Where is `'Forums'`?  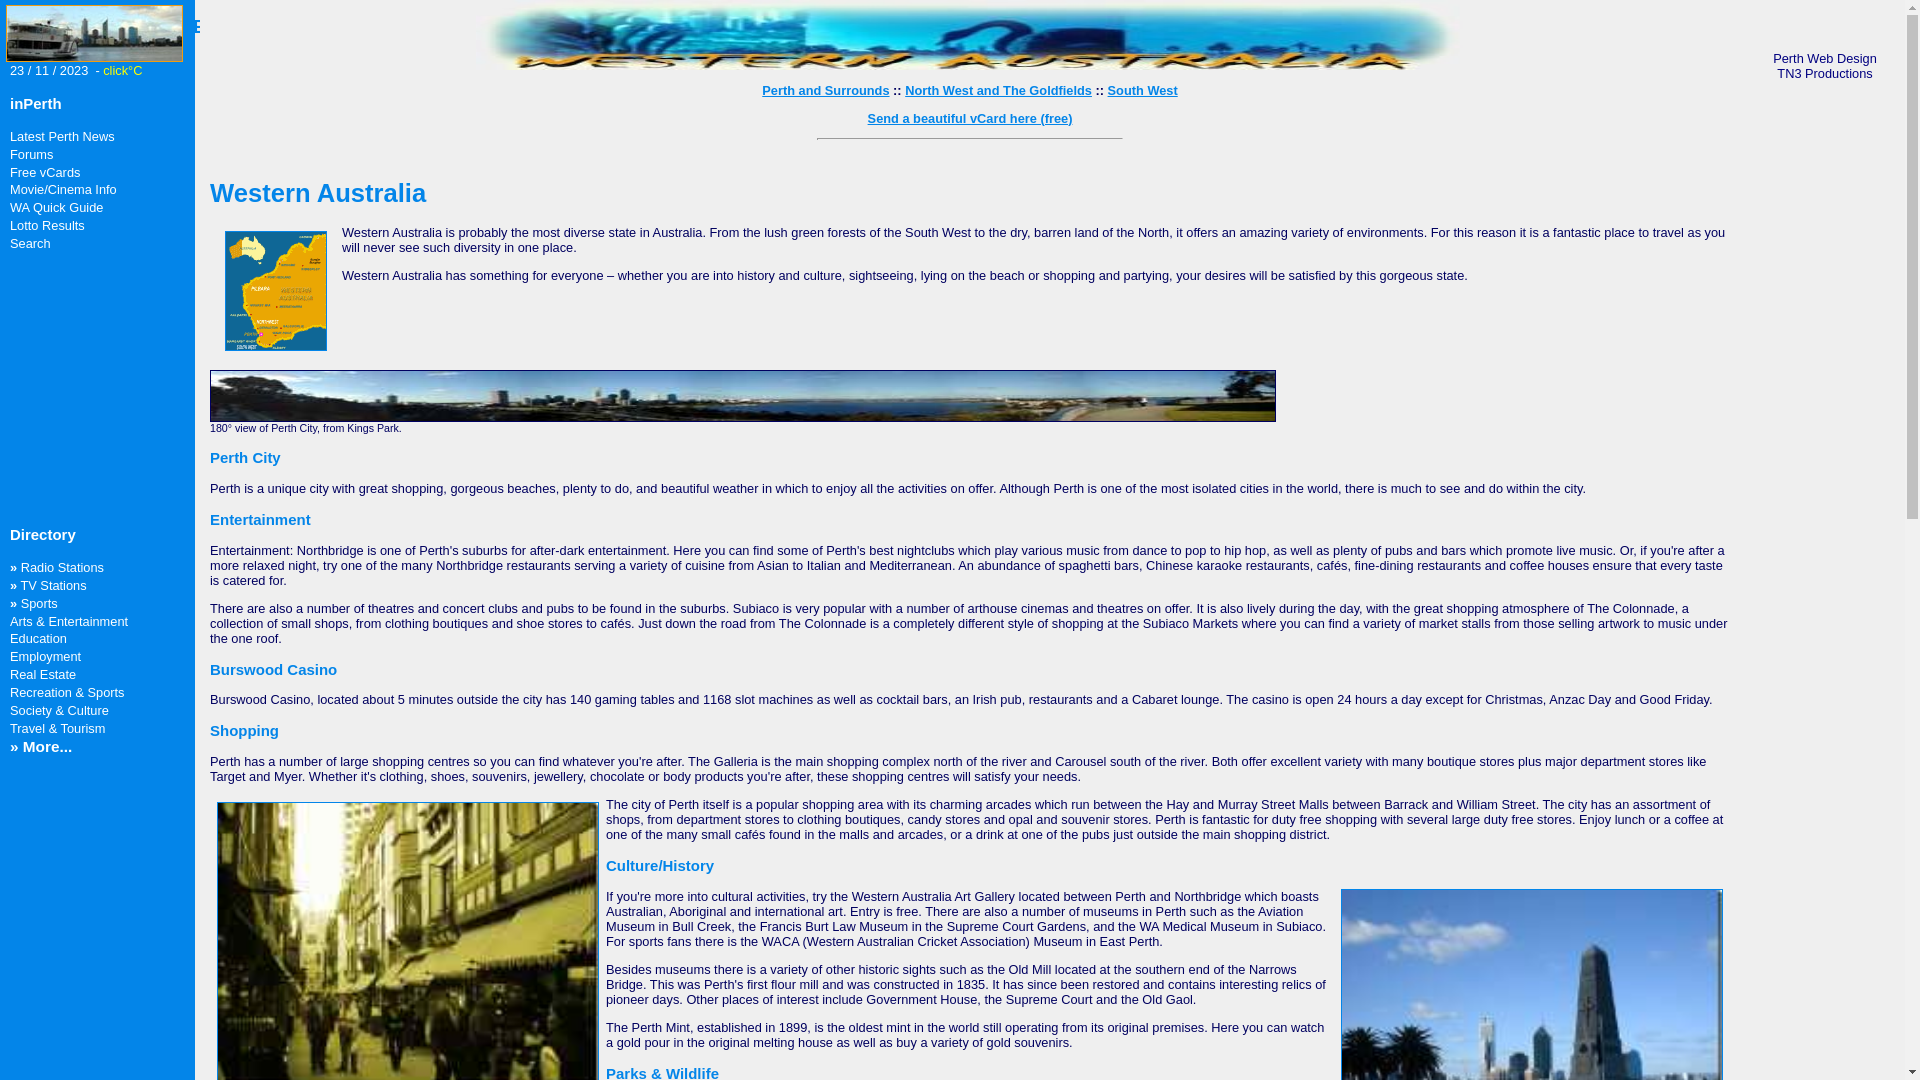 'Forums' is located at coordinates (9, 153).